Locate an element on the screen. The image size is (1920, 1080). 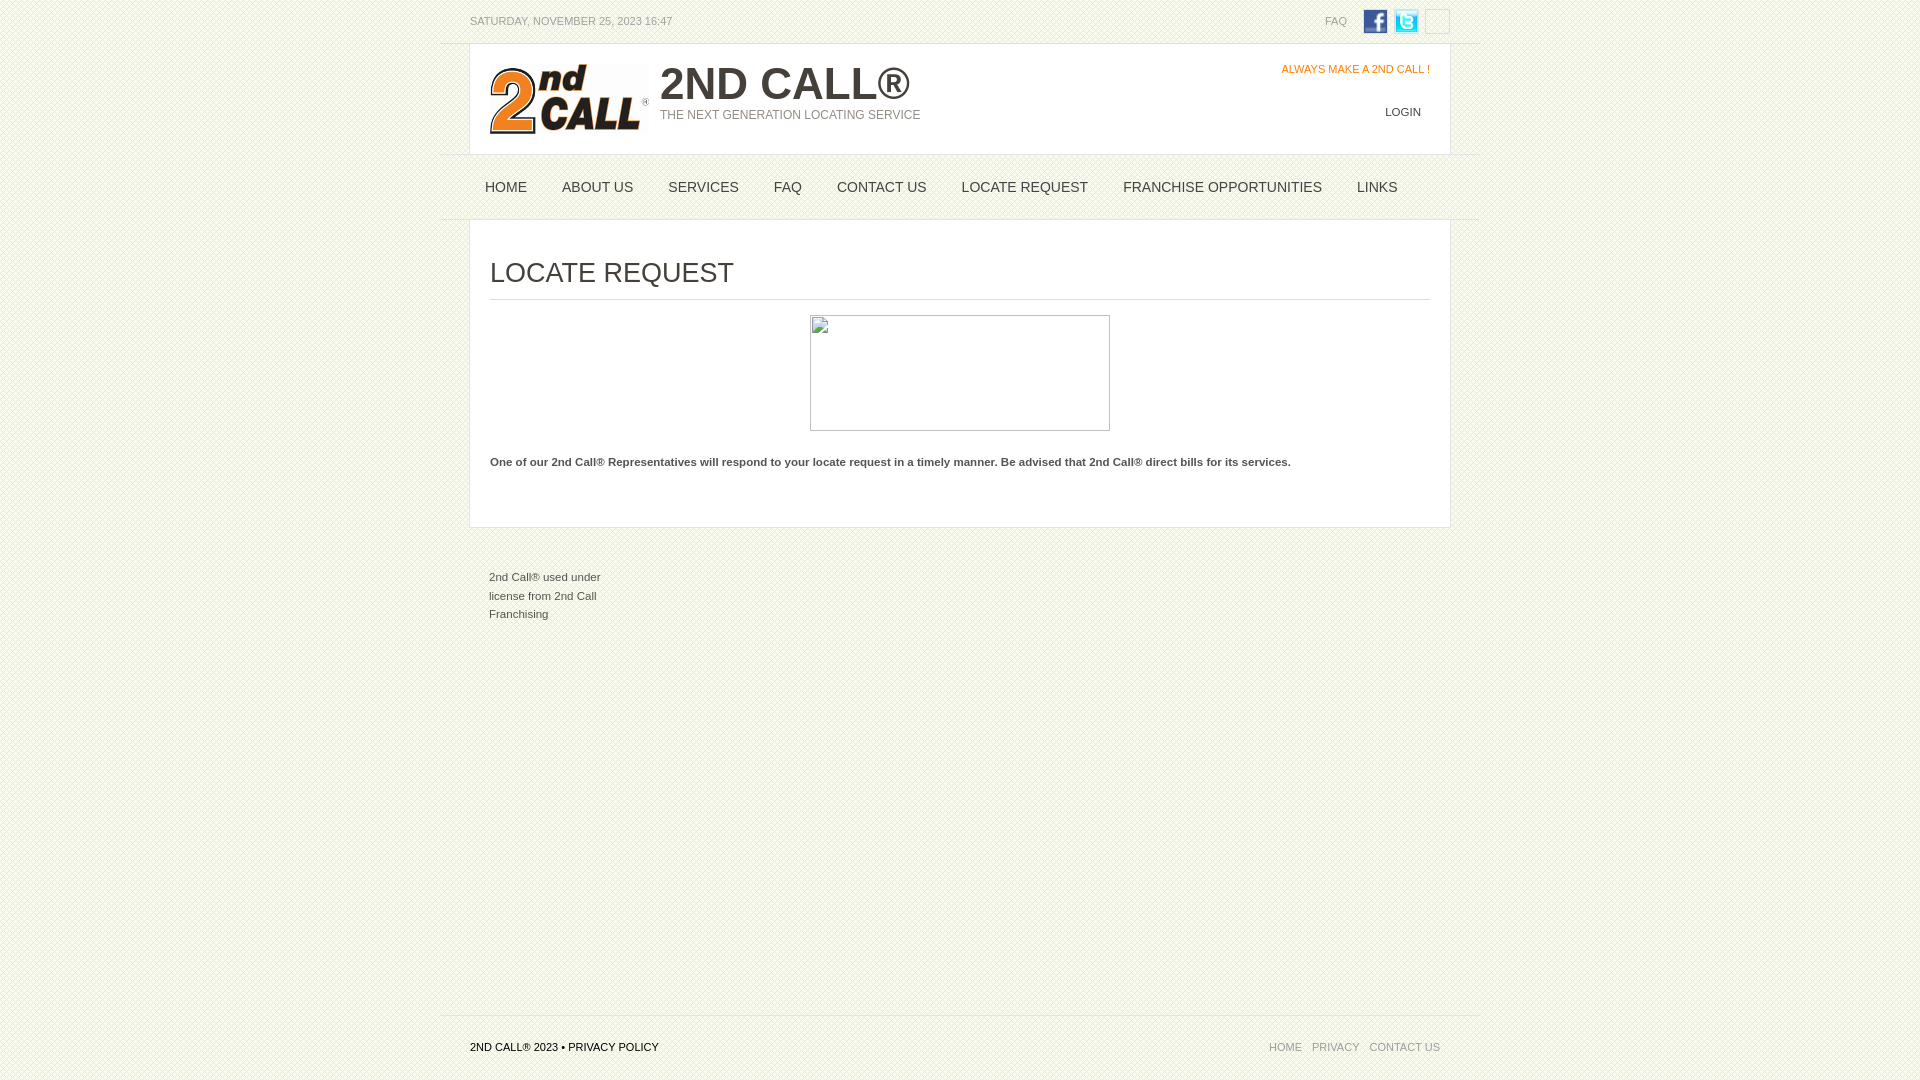
'LINKS' is located at coordinates (1376, 186).